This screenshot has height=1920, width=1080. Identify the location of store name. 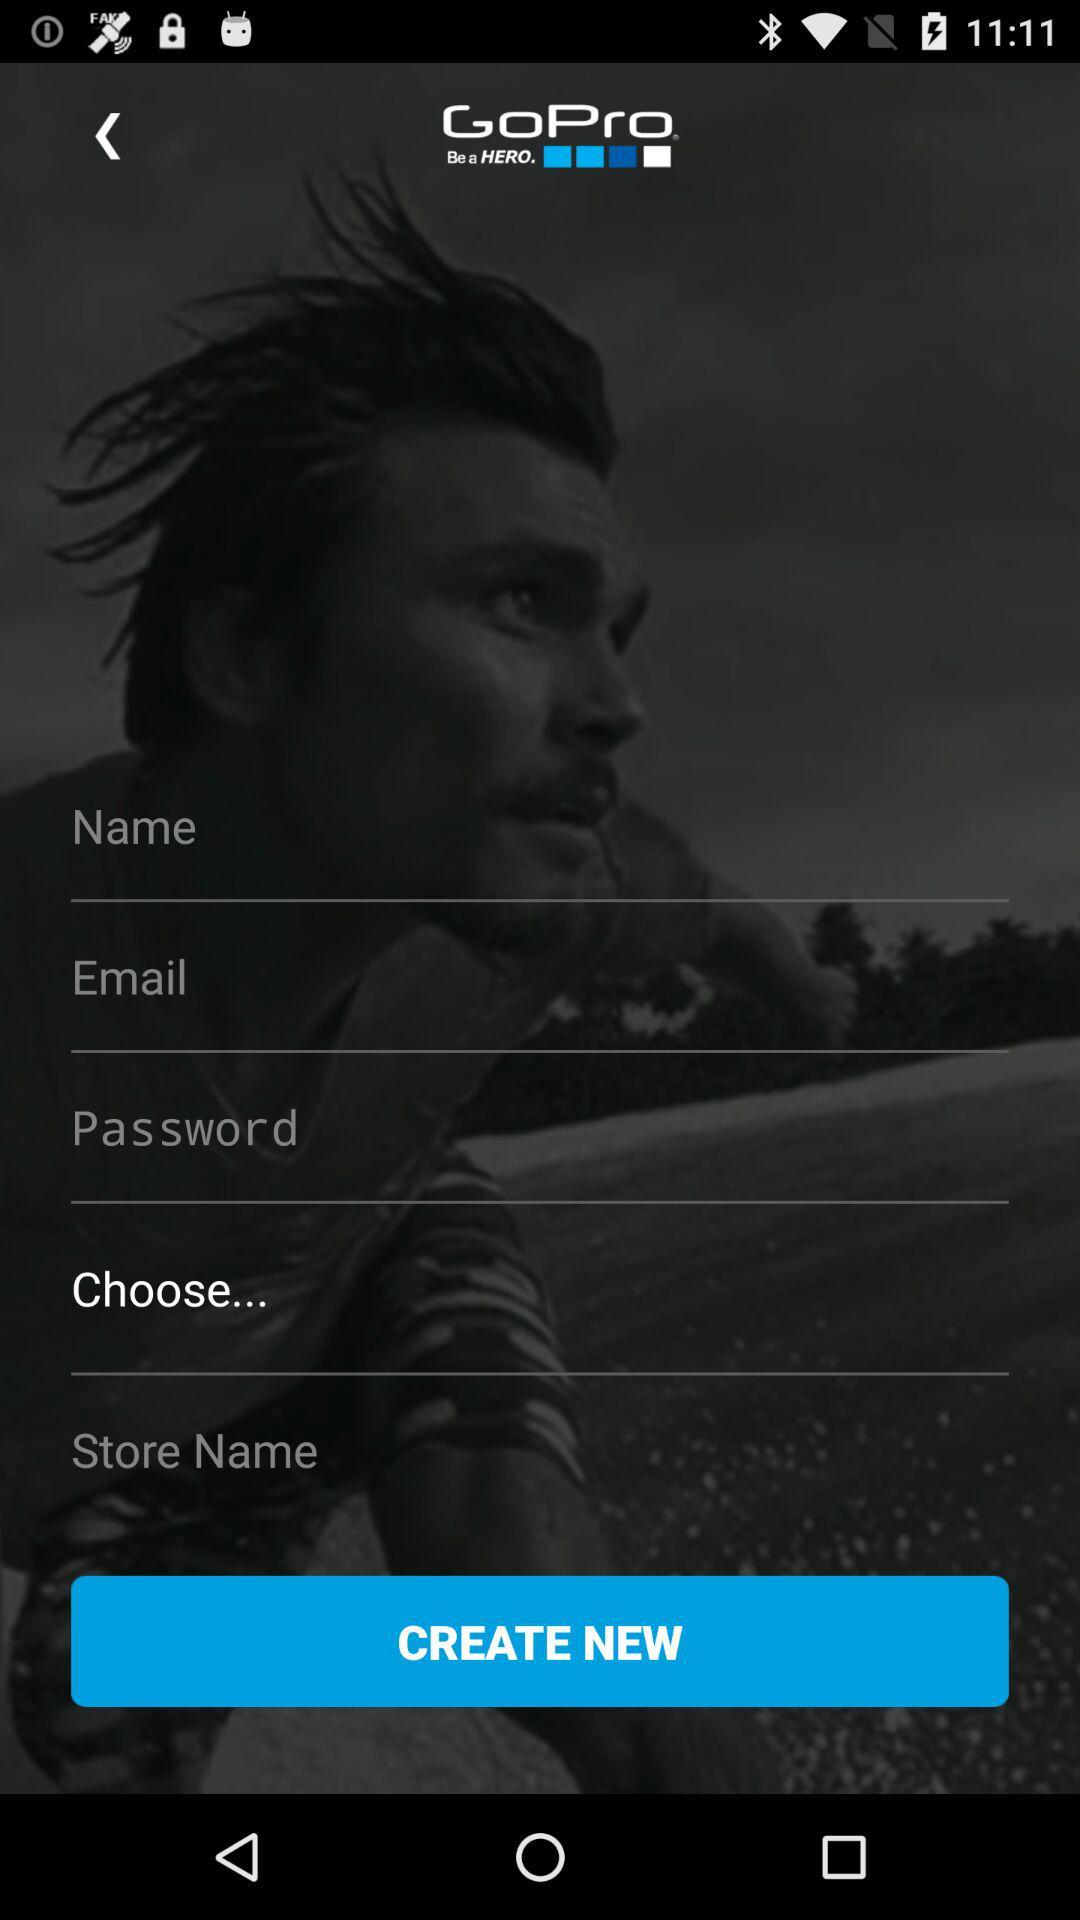
(540, 1449).